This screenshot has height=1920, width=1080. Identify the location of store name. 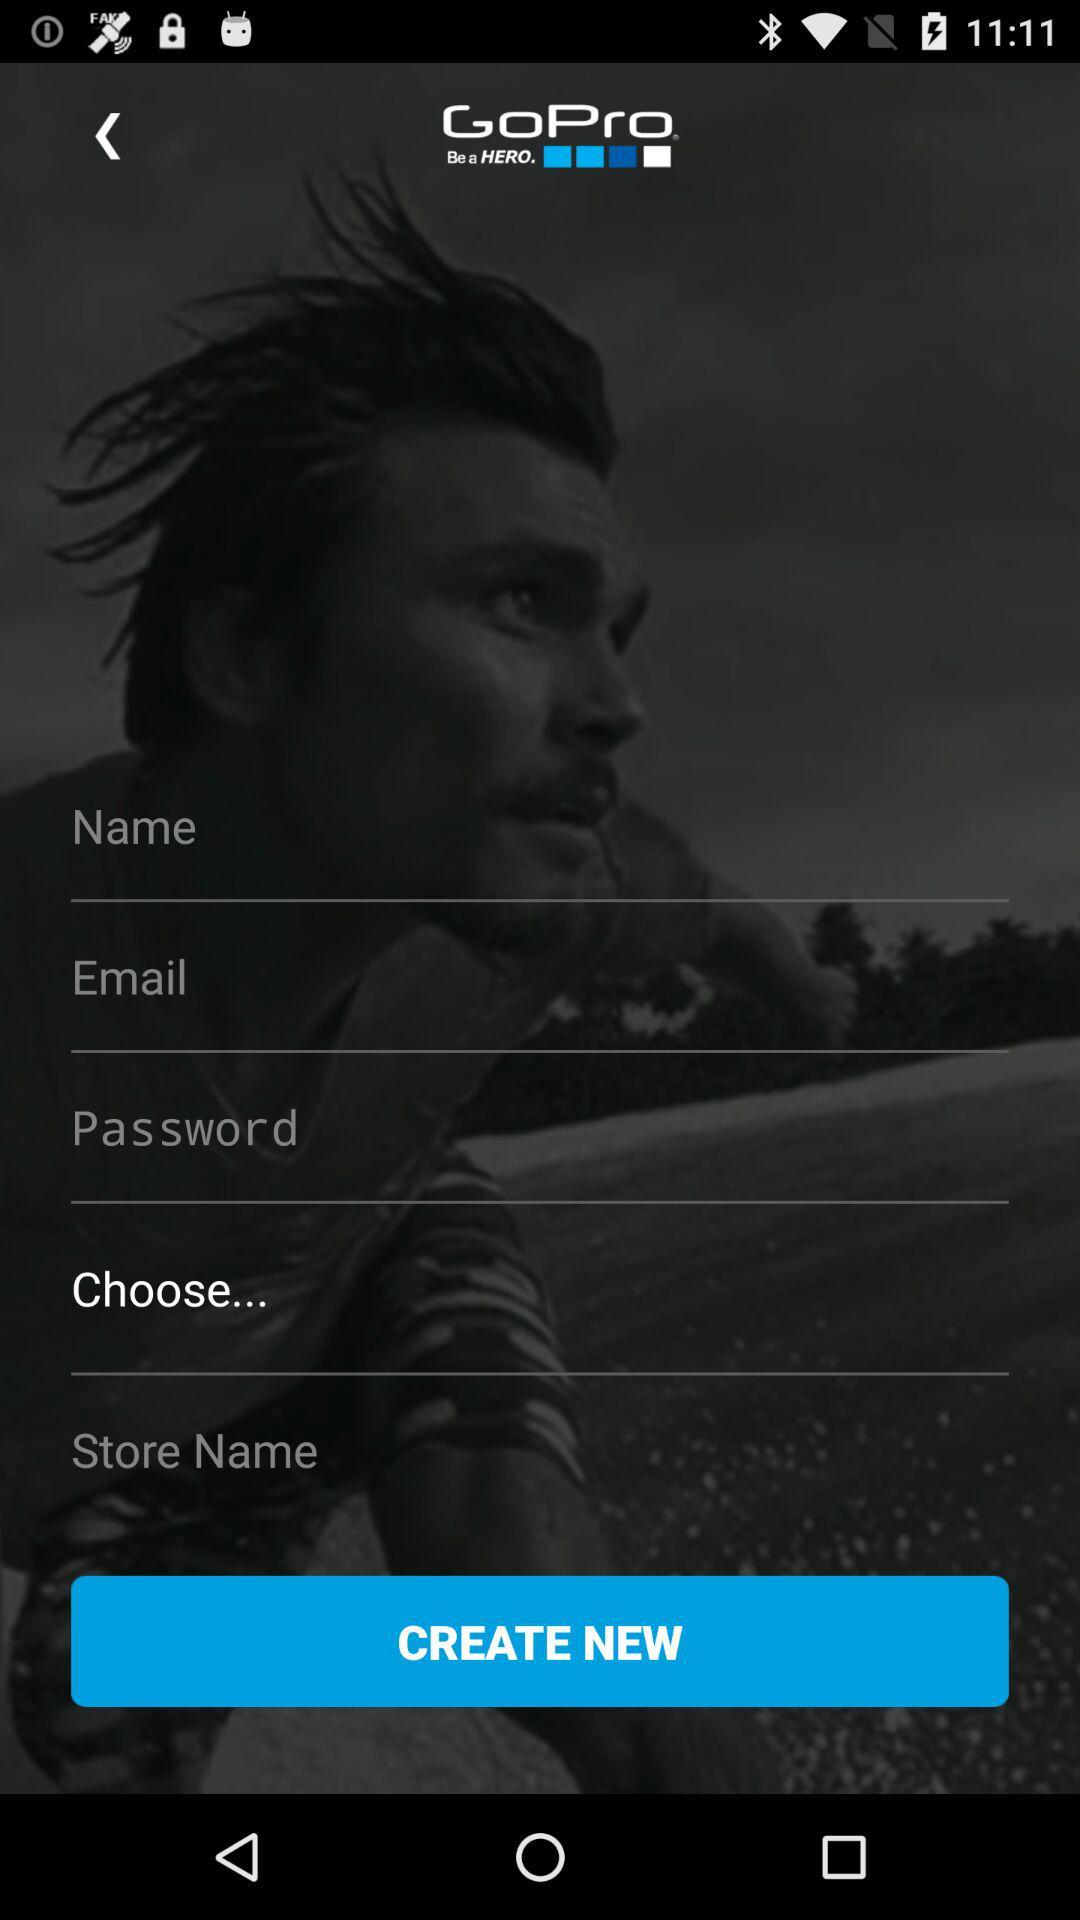
(540, 1449).